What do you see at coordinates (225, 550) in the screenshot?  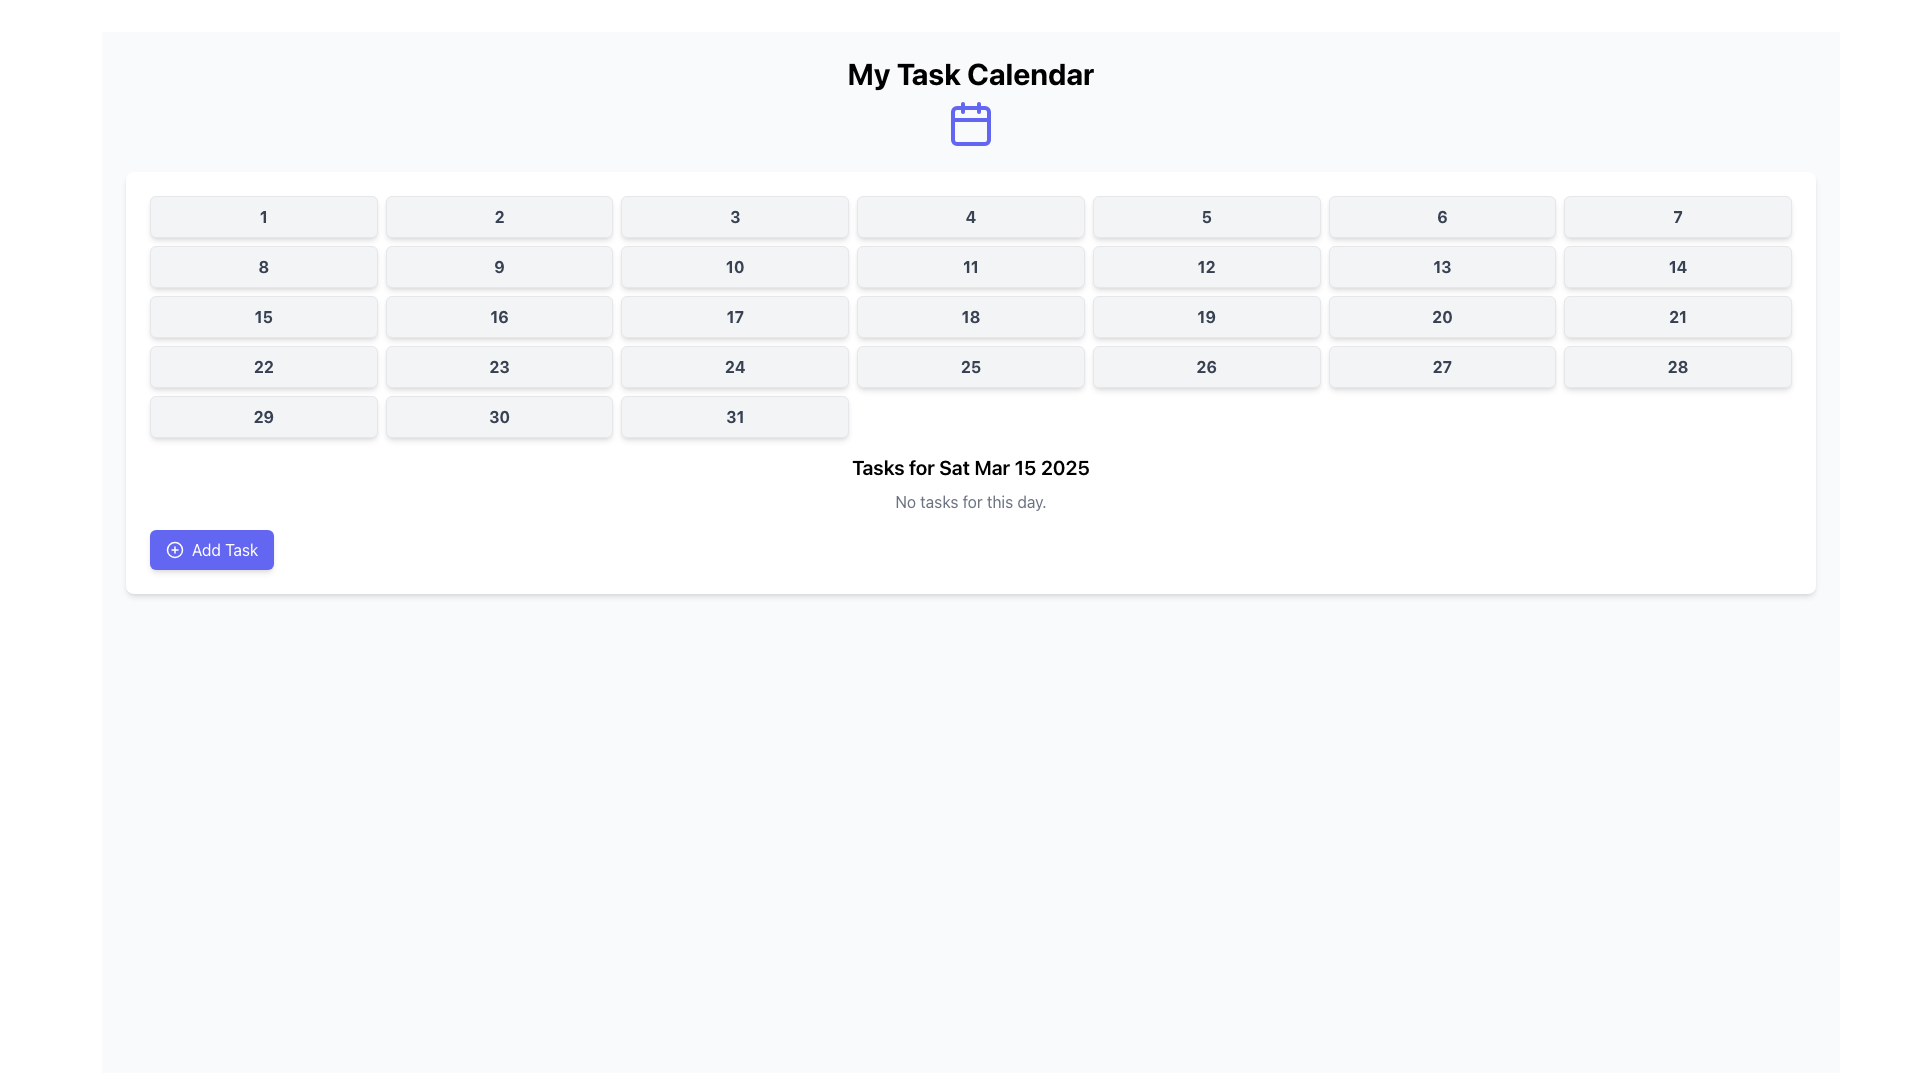 I see `the 'Add Task' text label located within the 'Add Task' button, which is positioned in the lower-left part of the layout under the calendar display` at bounding box center [225, 550].